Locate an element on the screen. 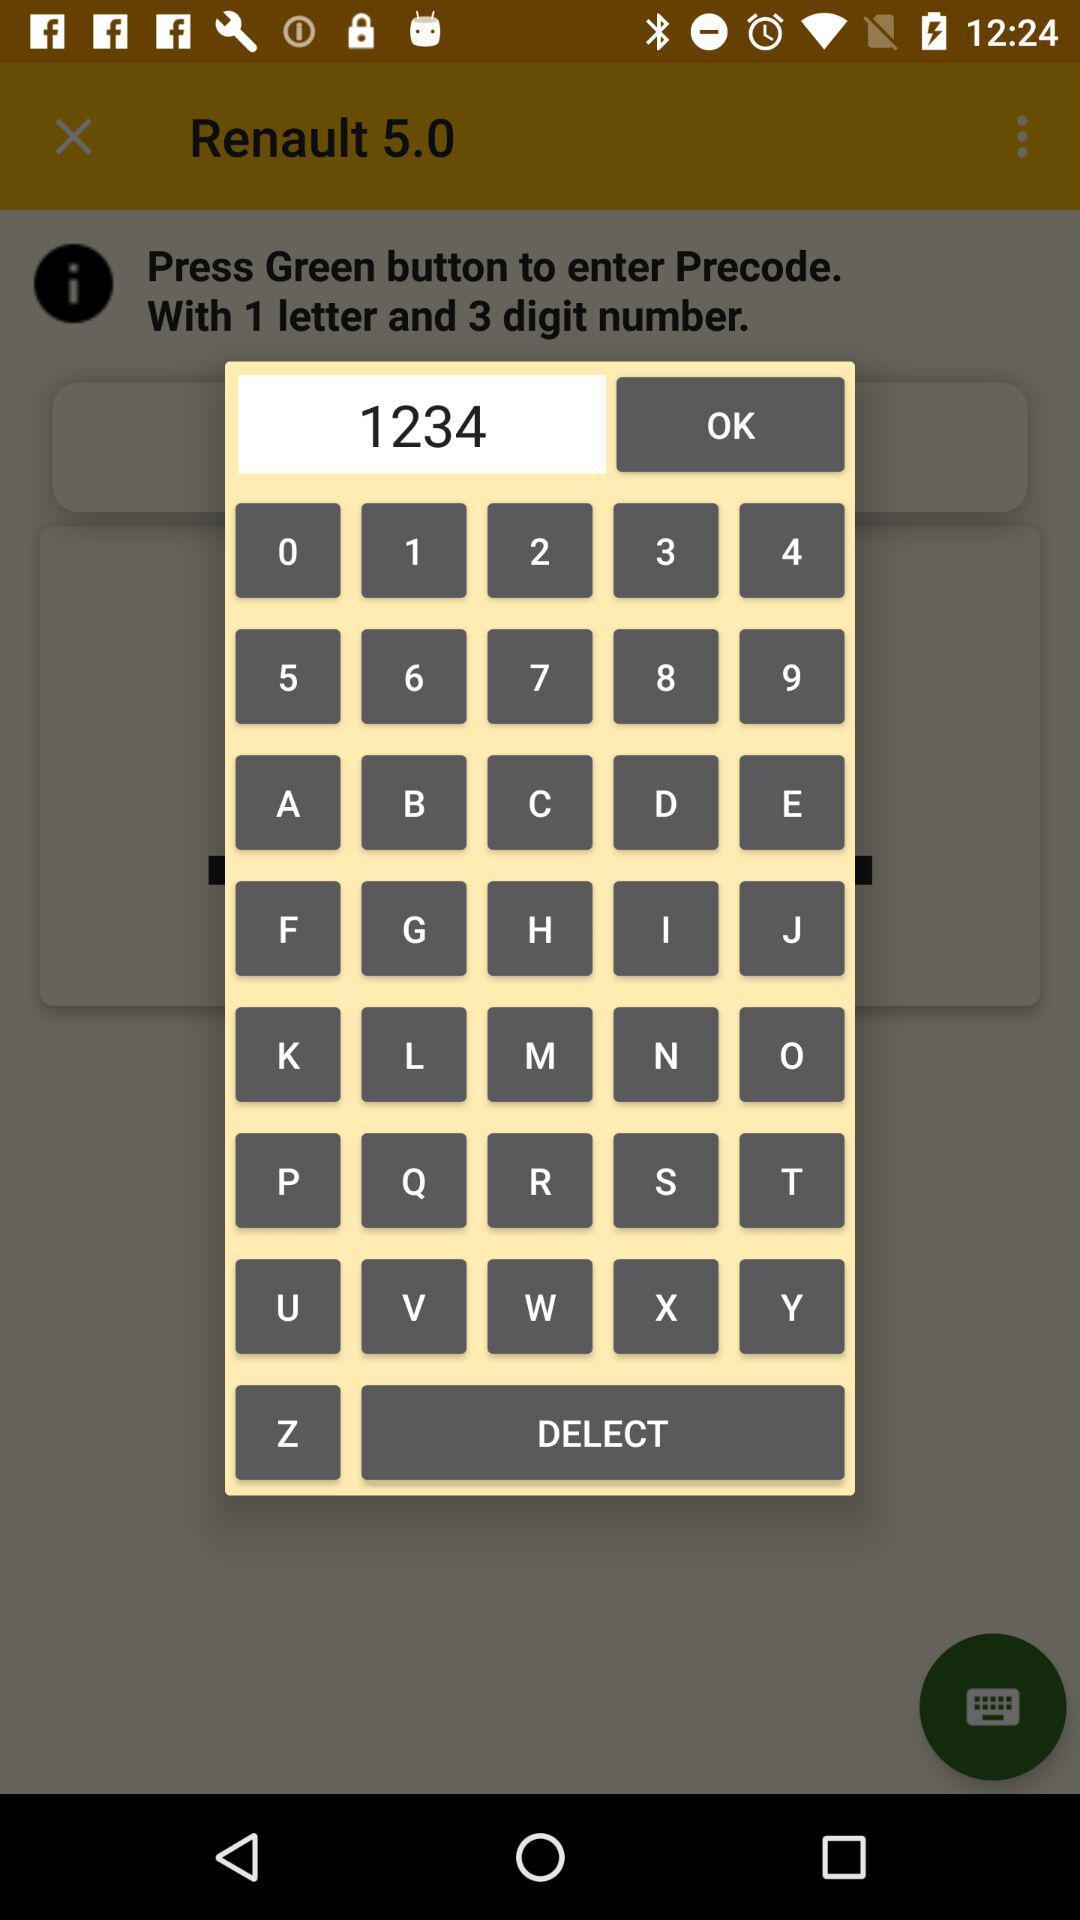  icon next to 4 icon is located at coordinates (666, 550).